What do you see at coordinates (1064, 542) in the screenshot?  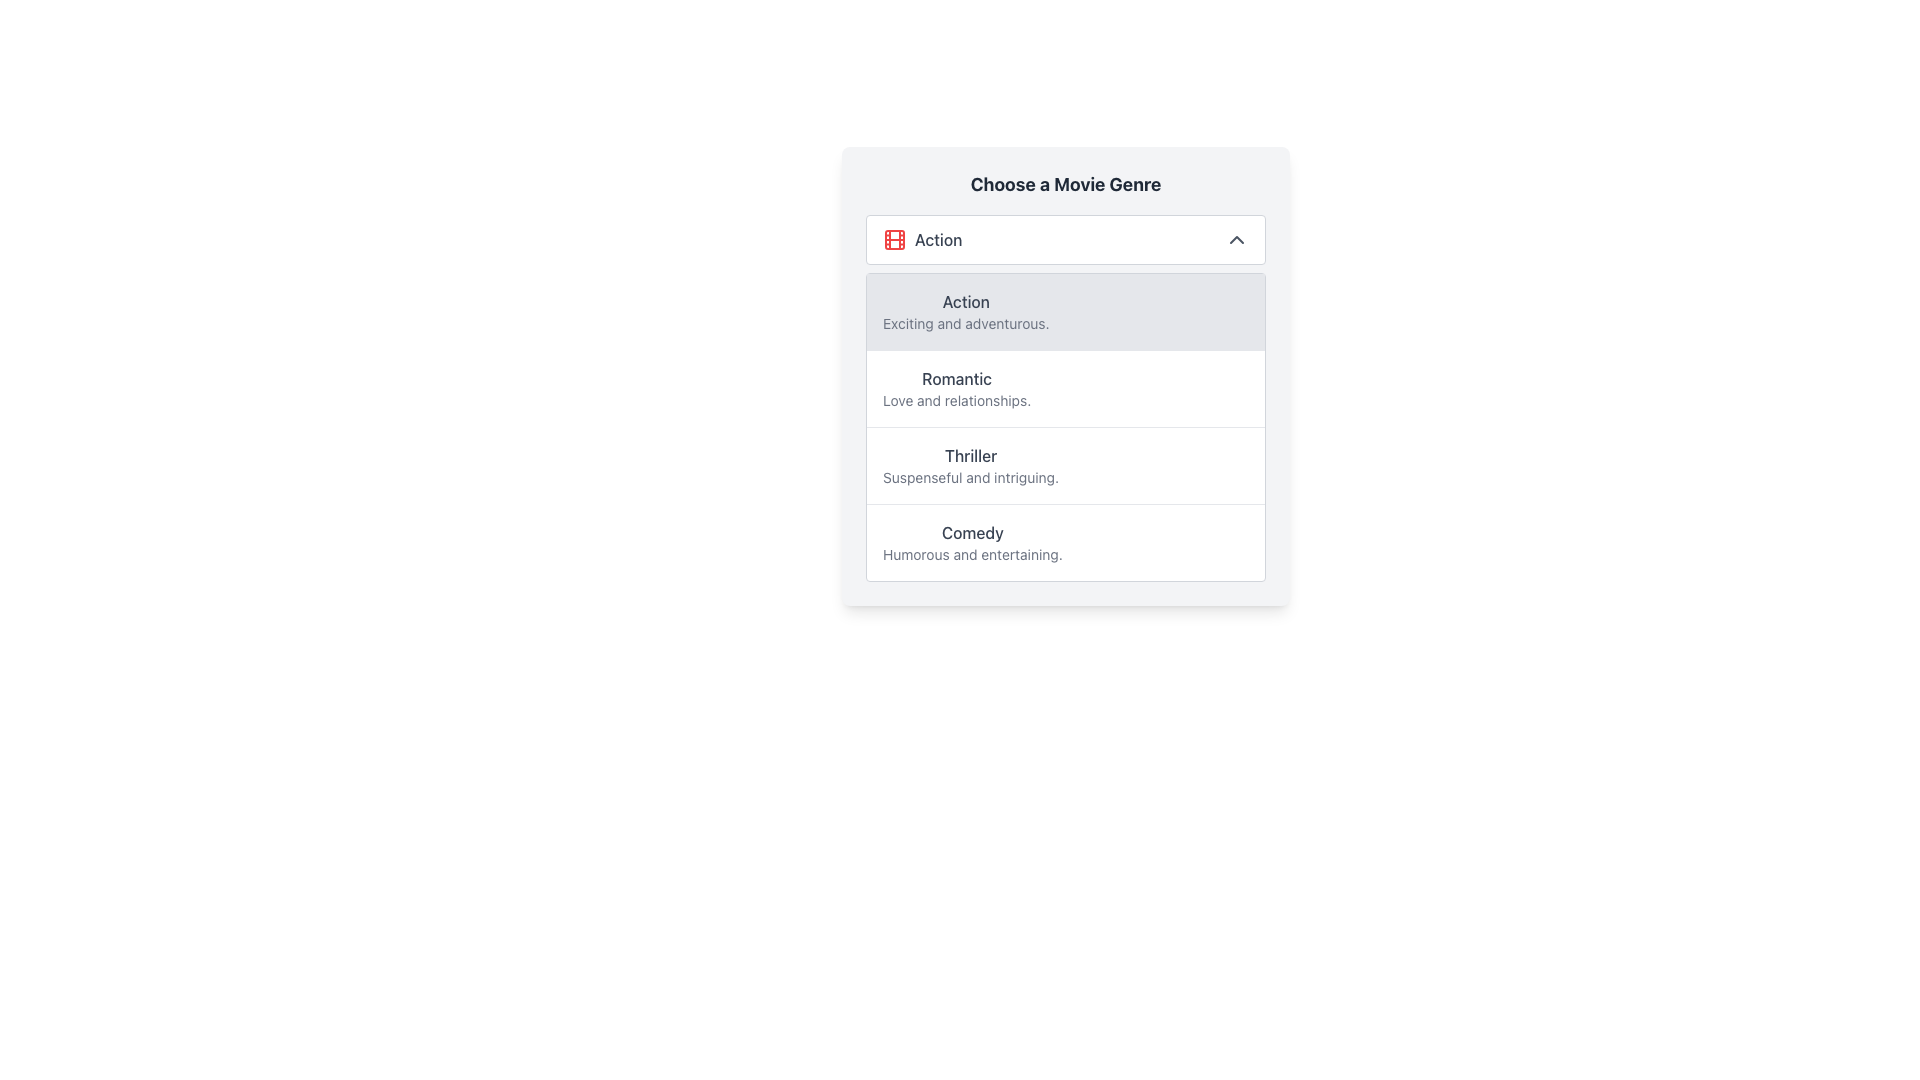 I see `the dropdown menu option labeled 'Comedy' which is the last item in the list of movie genres, highlighting it for selection` at bounding box center [1064, 542].